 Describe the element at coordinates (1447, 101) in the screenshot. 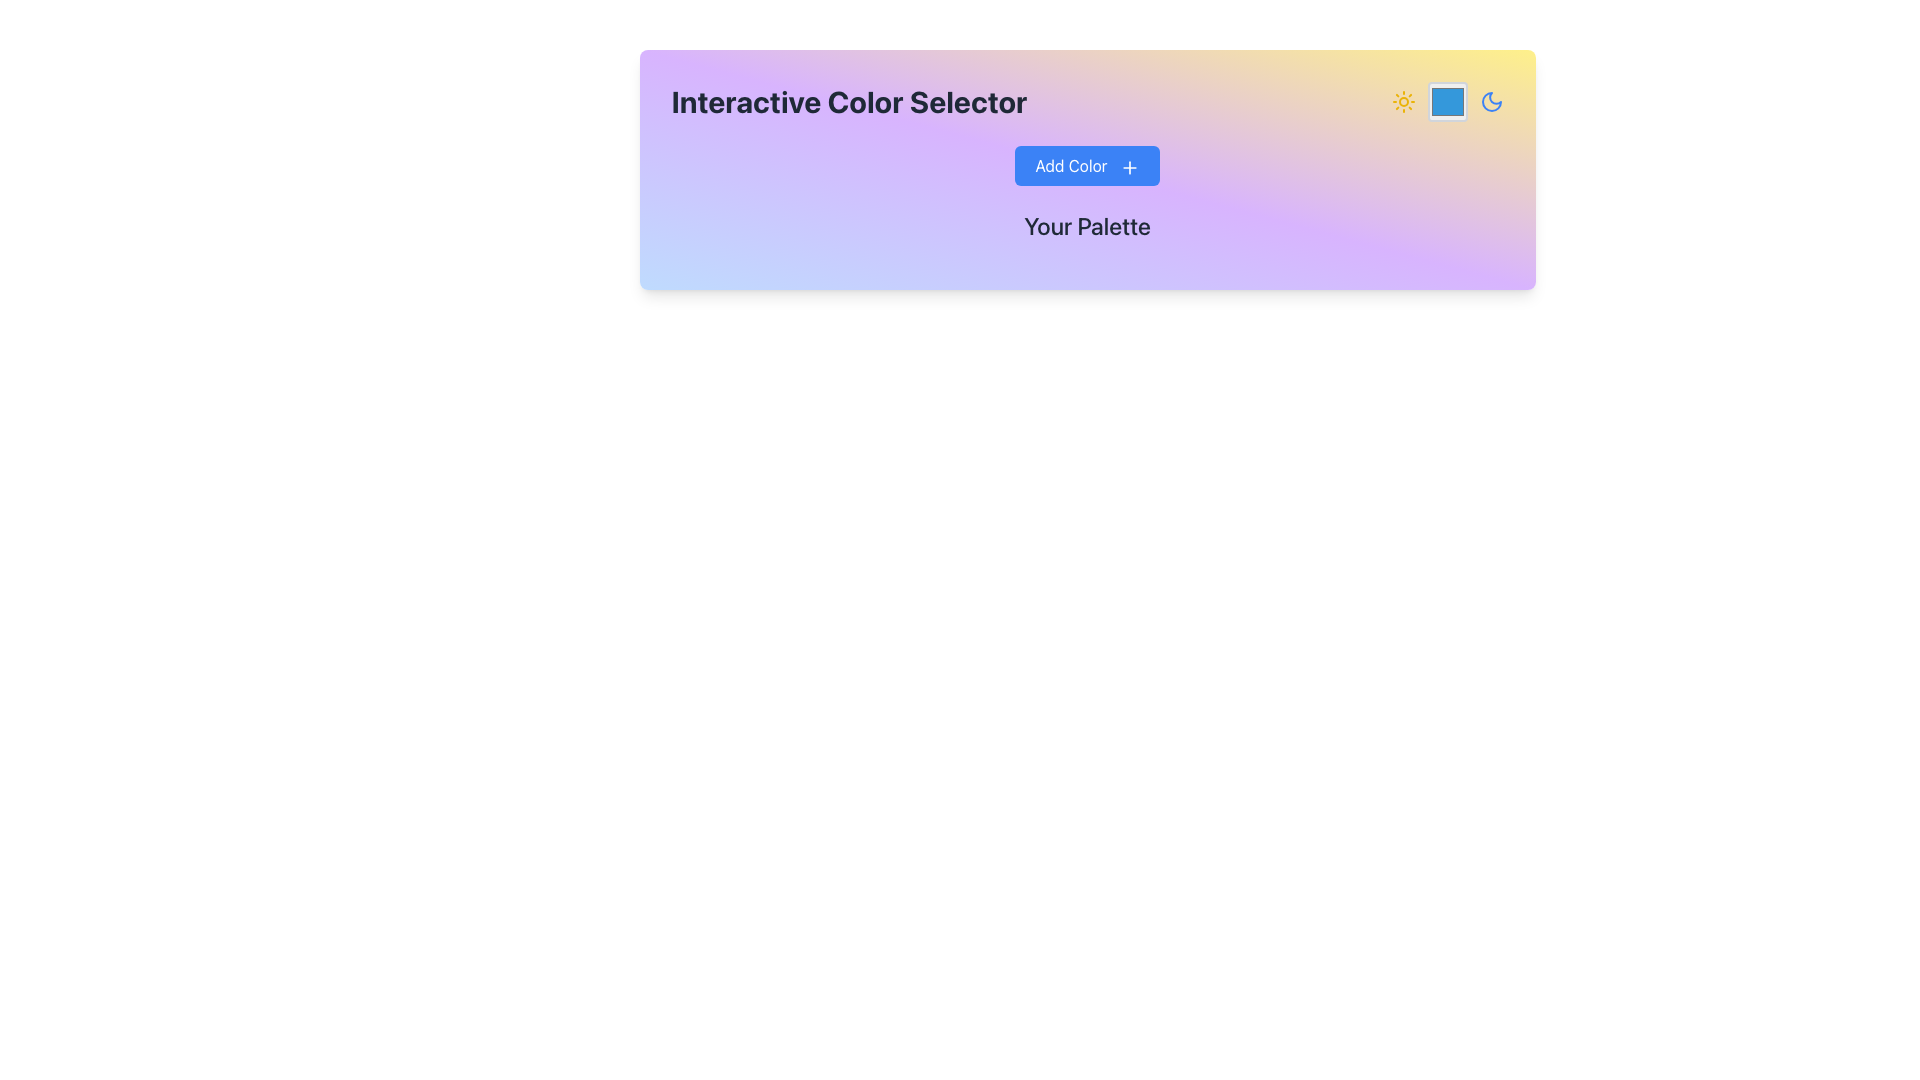

I see `the color picker located in the top-right corner of the UI` at that location.